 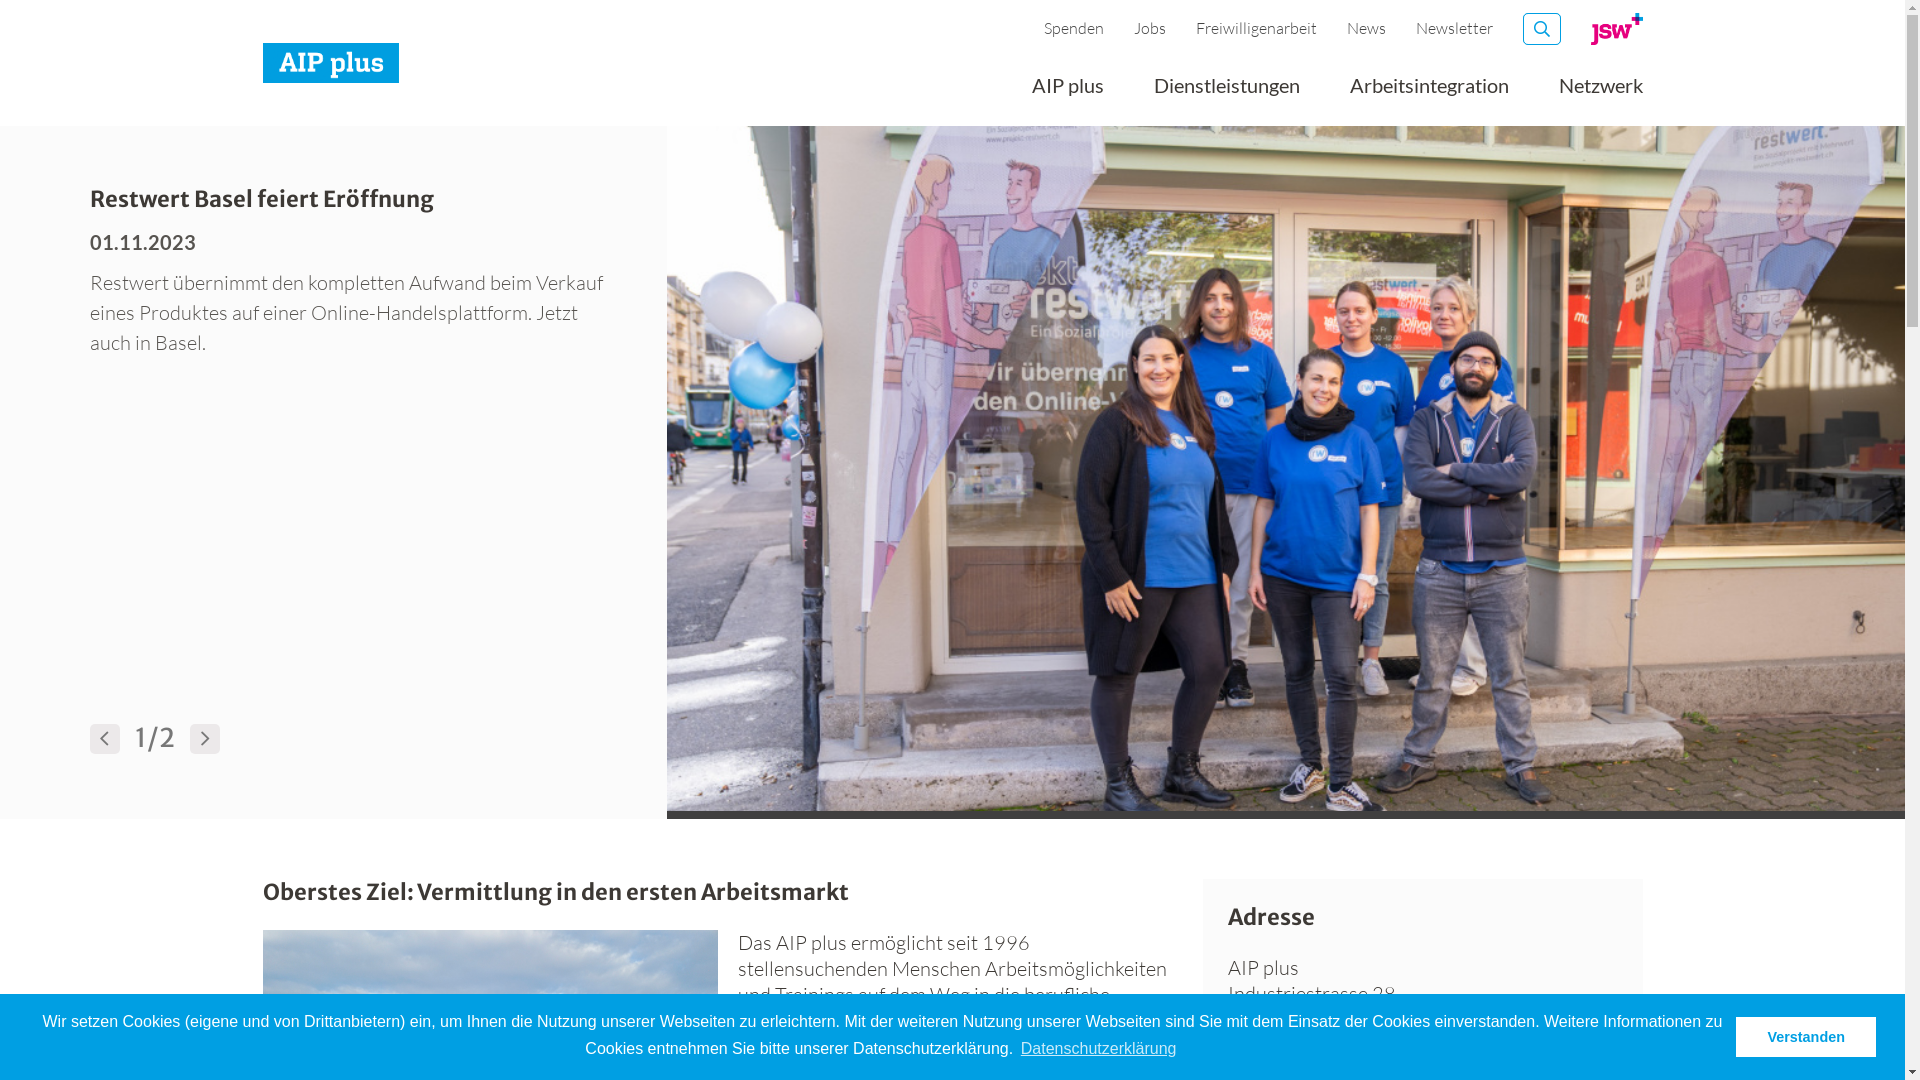 I want to click on 'Arbeitsintegration', so click(x=1428, y=92).